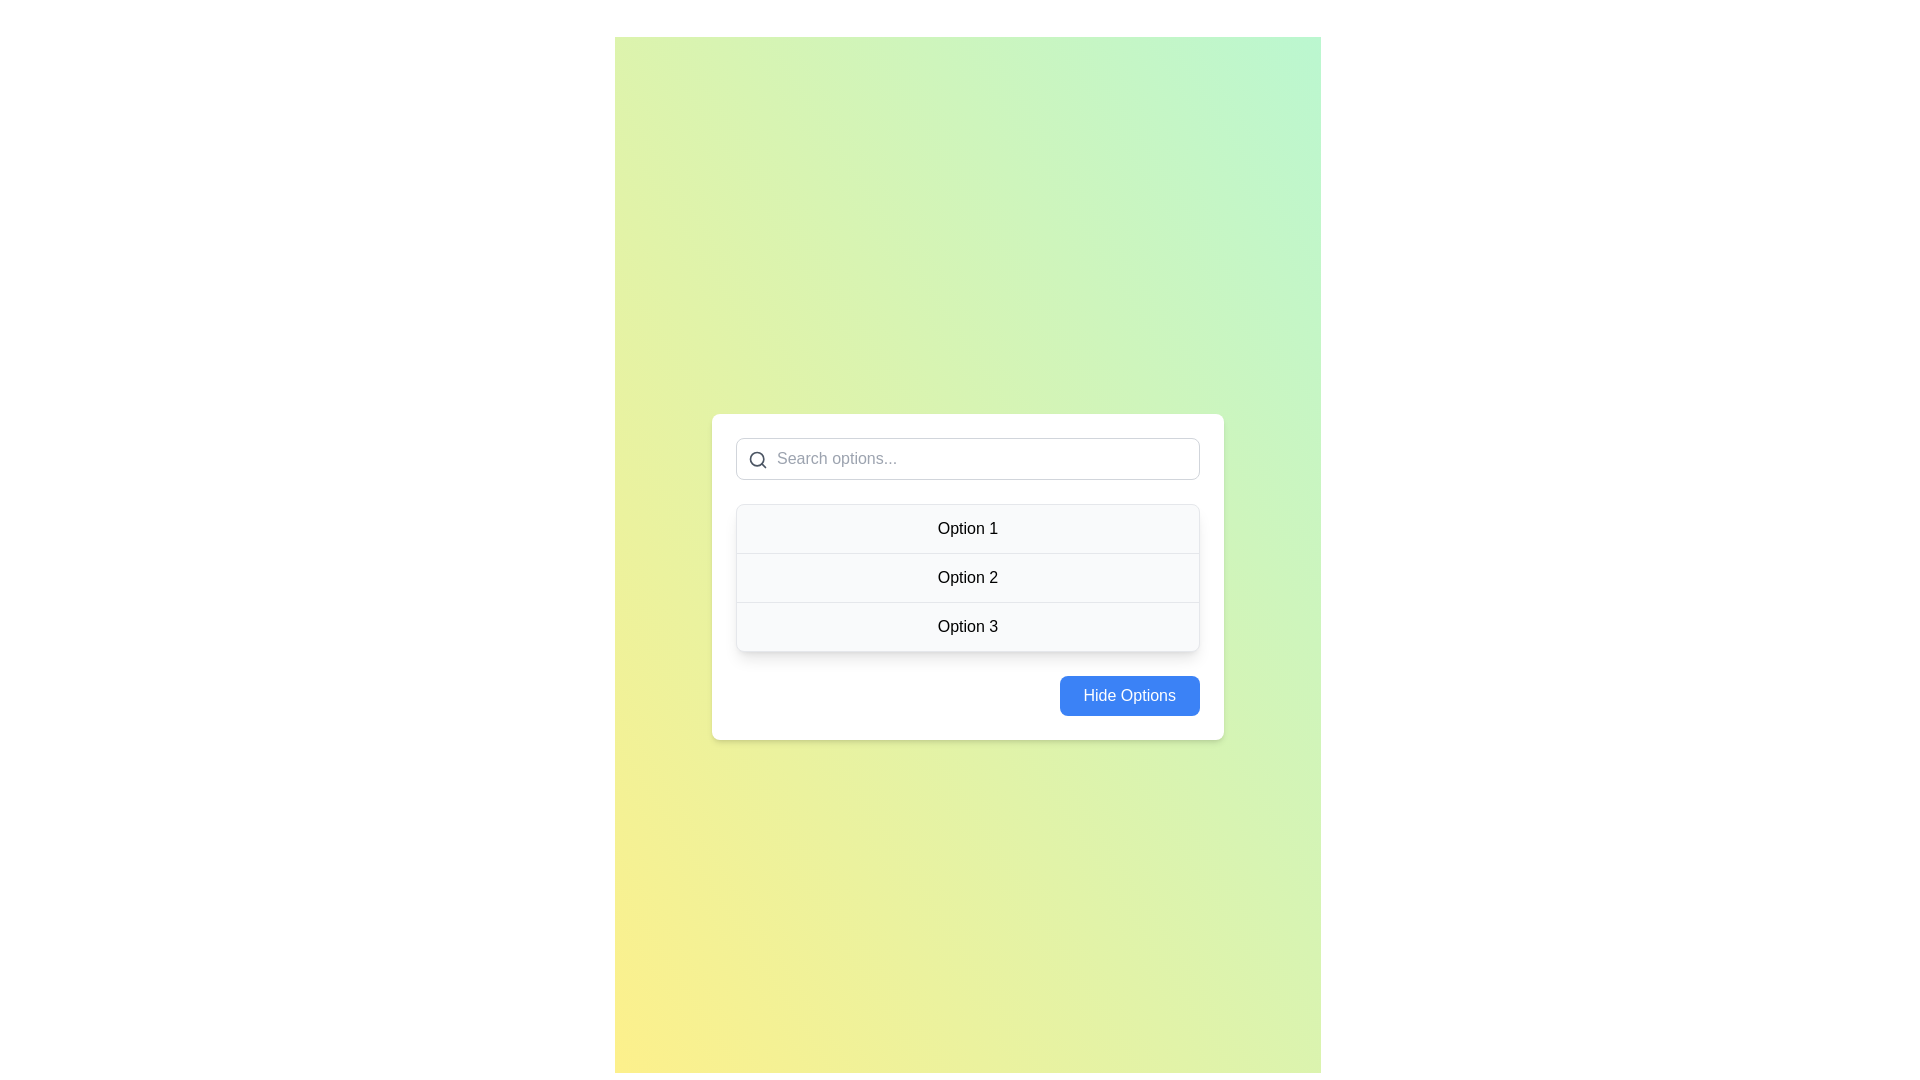 This screenshot has width=1920, height=1080. What do you see at coordinates (968, 577) in the screenshot?
I see `the selectable list item labeled 'Option 2'` at bounding box center [968, 577].